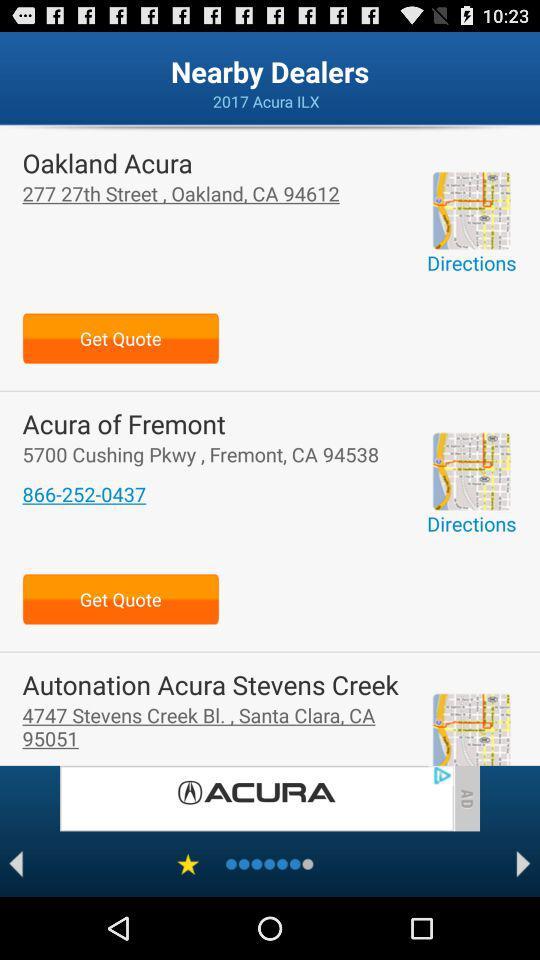 The image size is (540, 960). I want to click on the arrow_backward icon, so click(15, 924).